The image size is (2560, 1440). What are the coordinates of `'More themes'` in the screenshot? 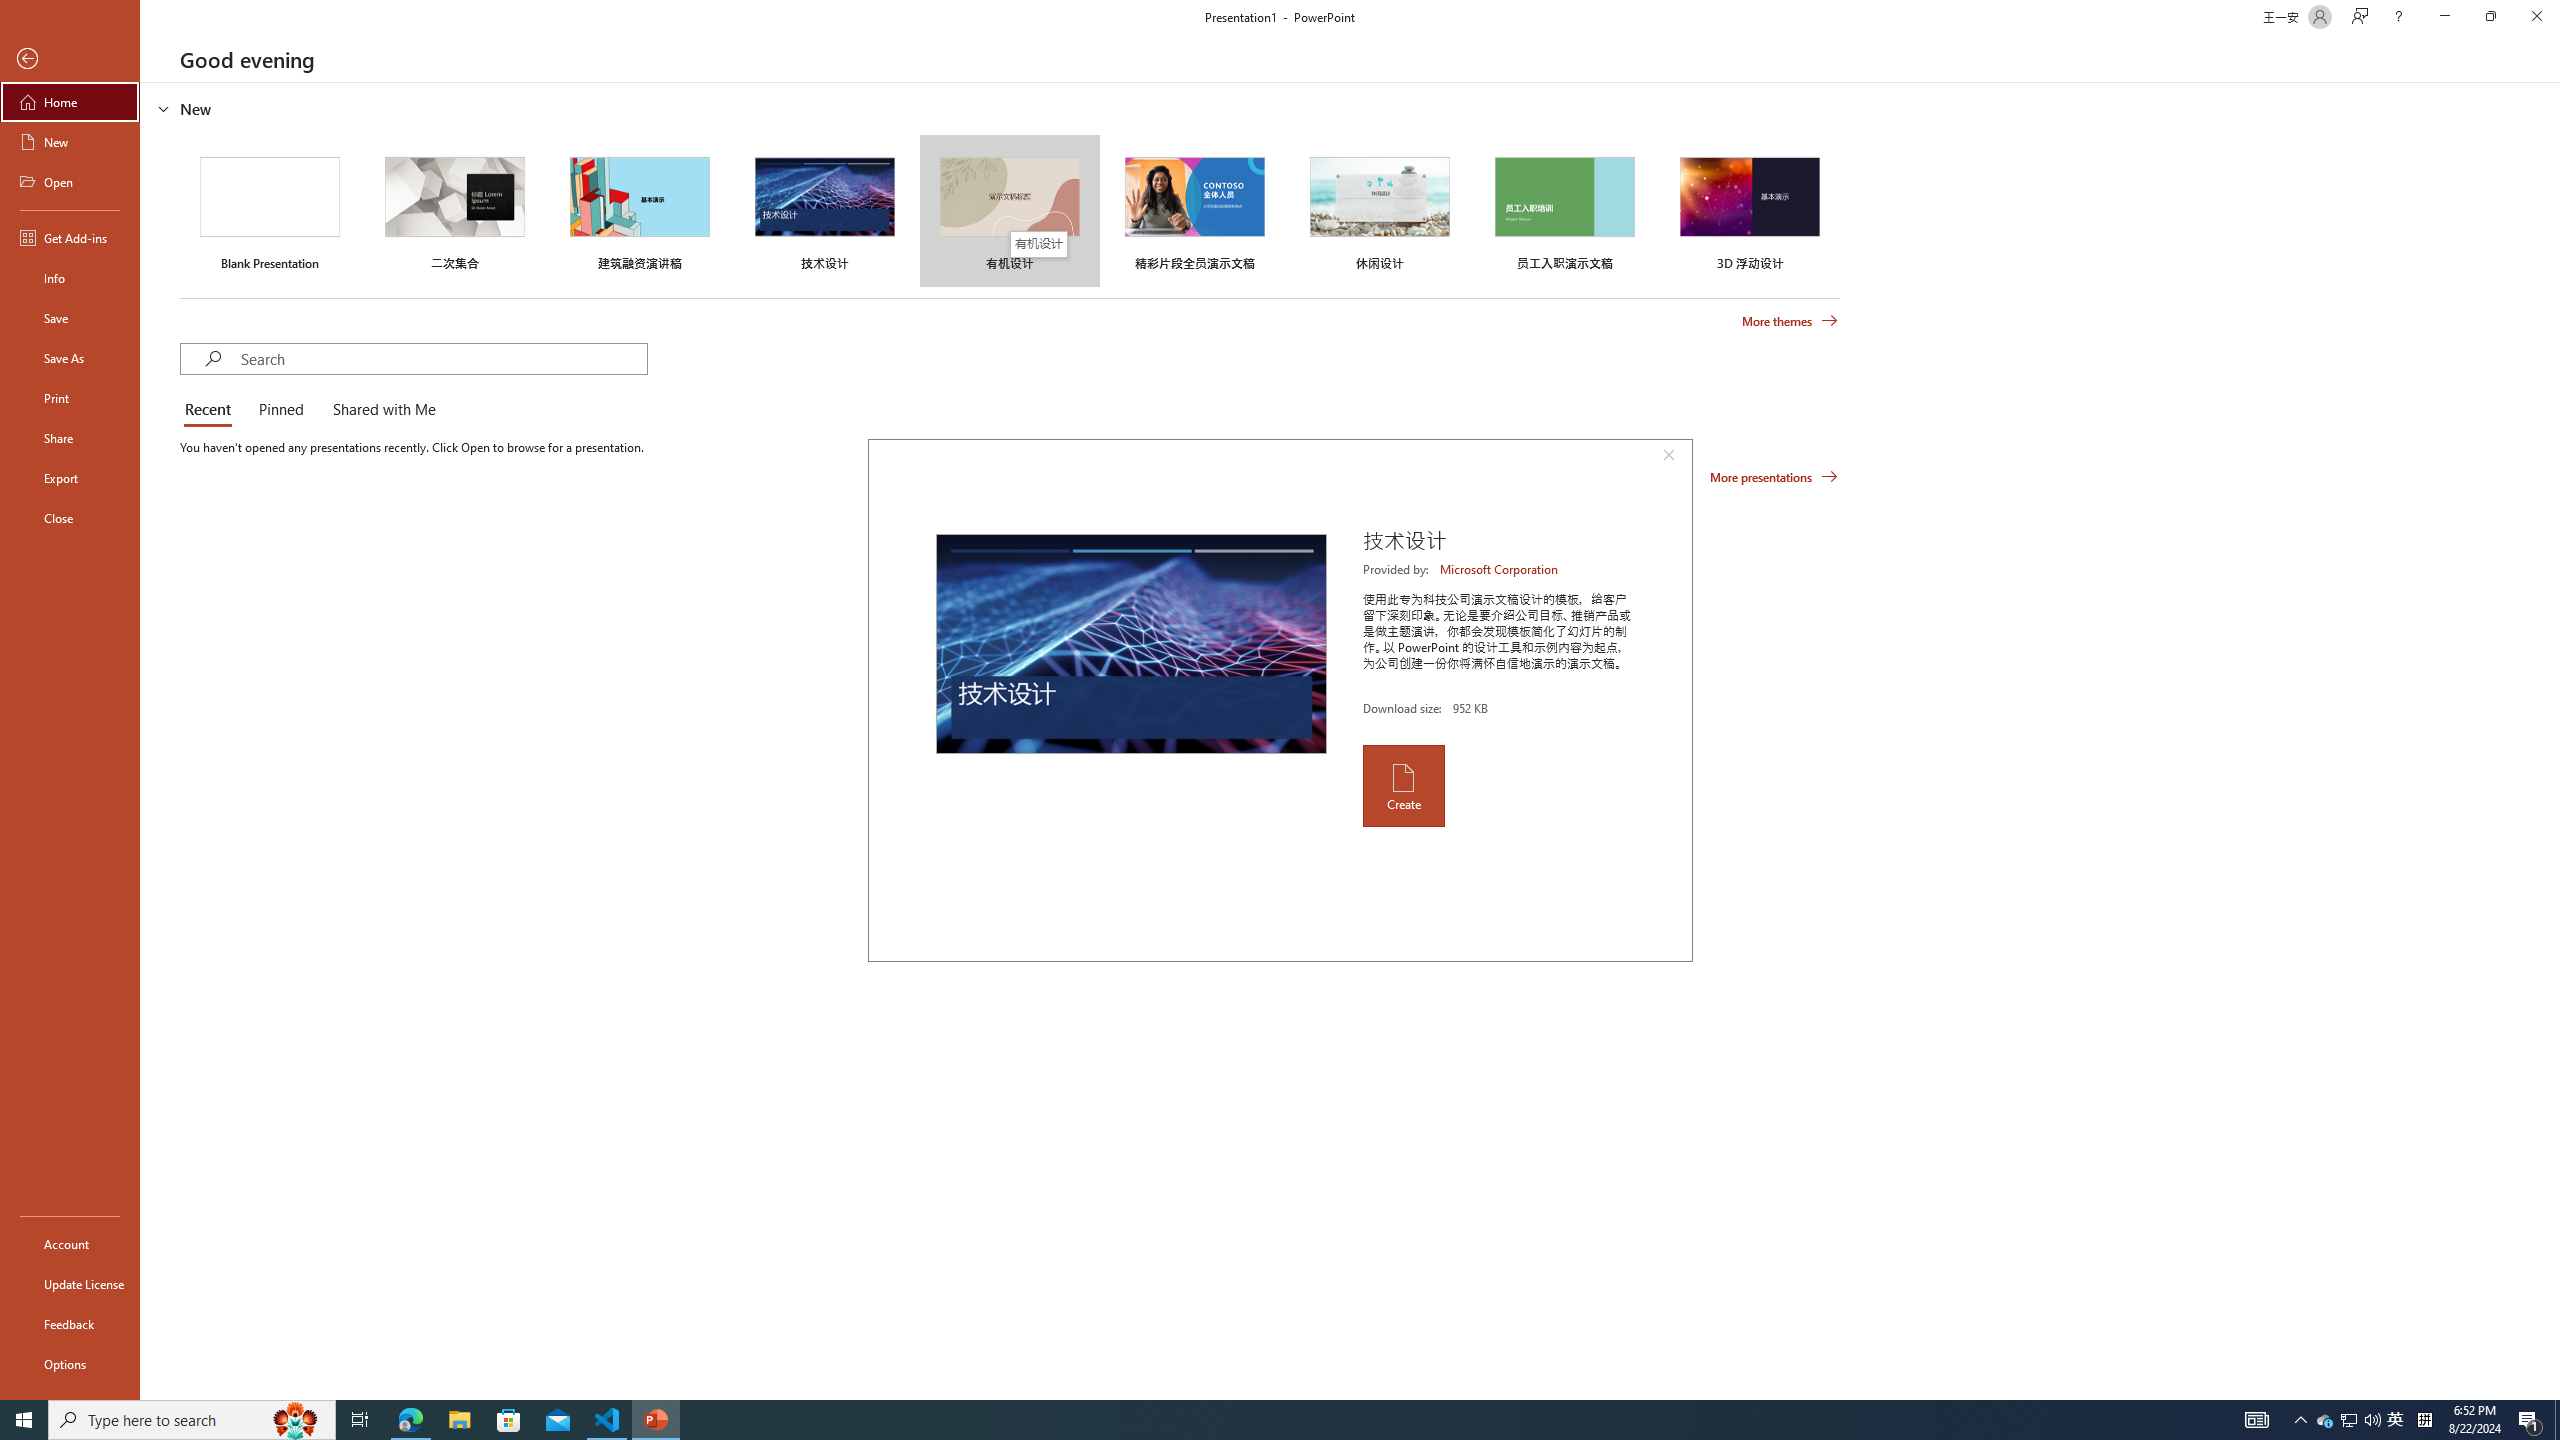 It's located at (1789, 321).